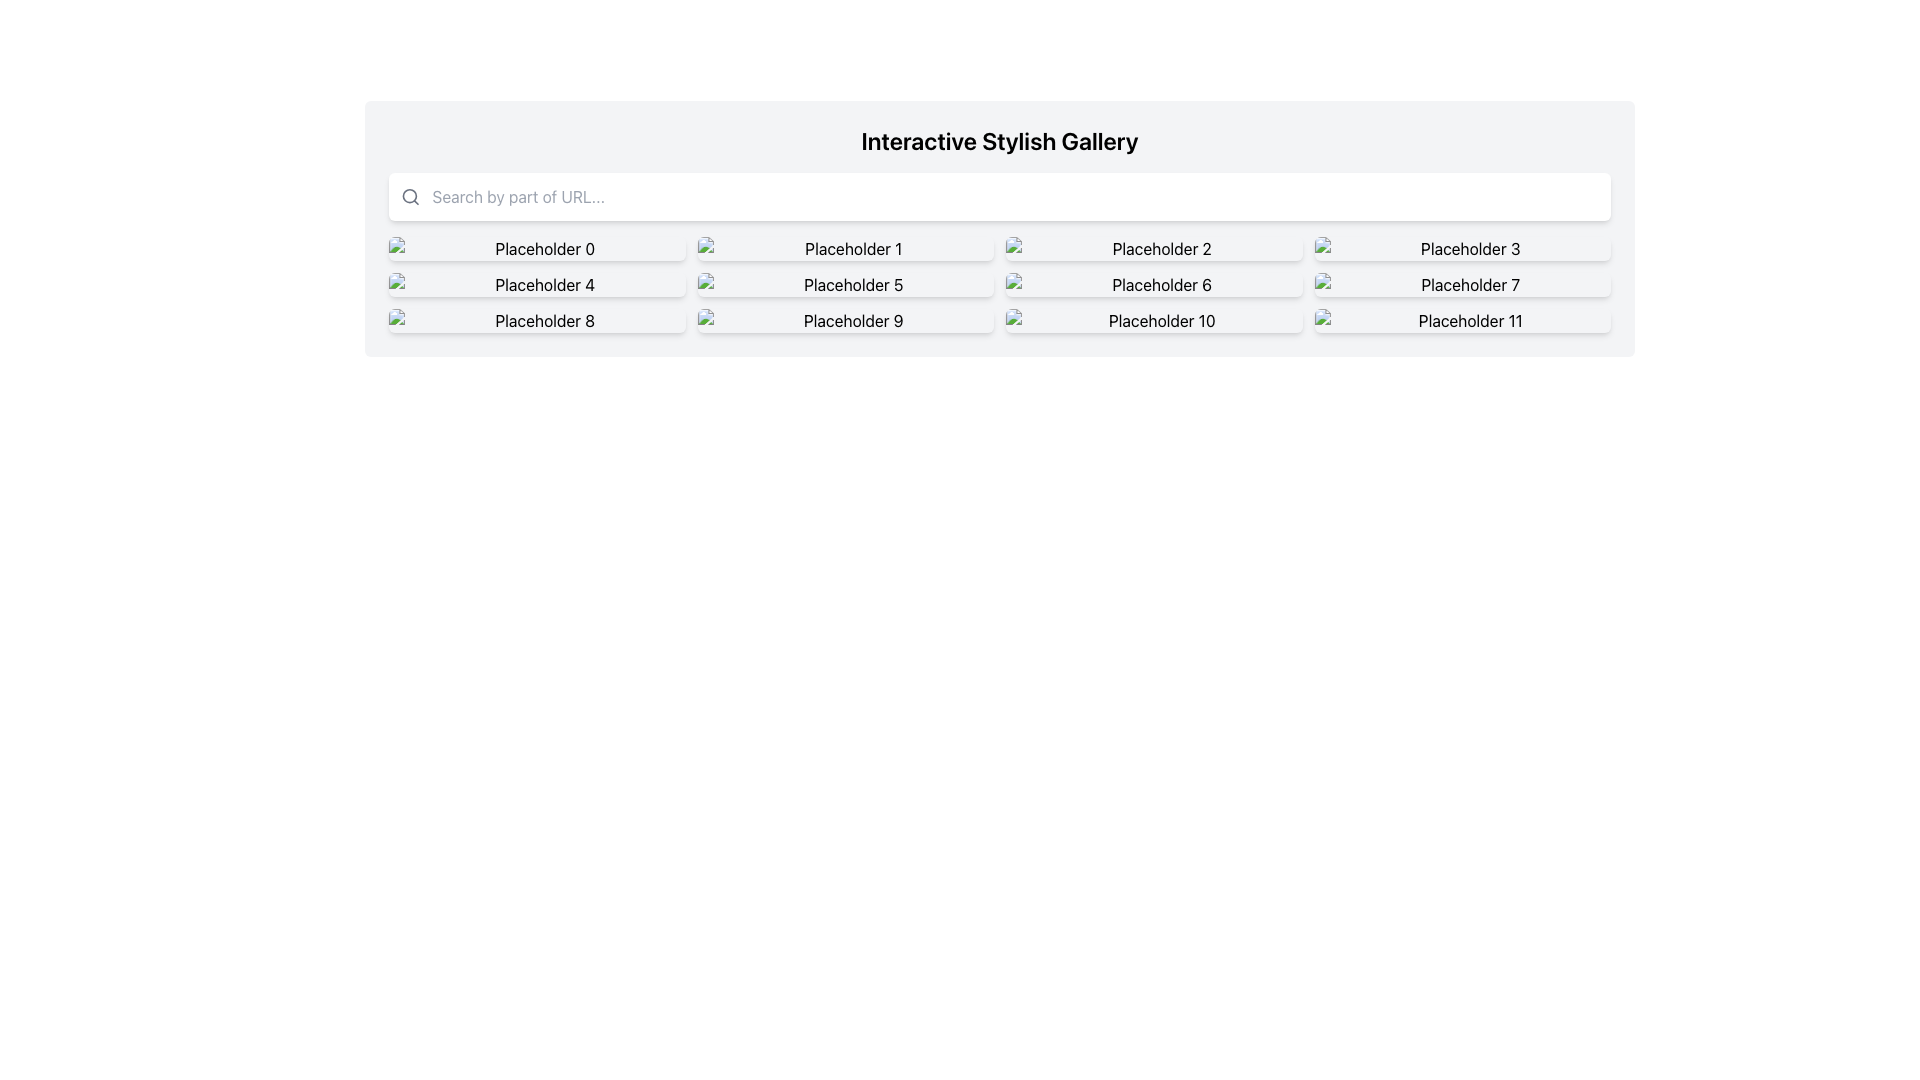 The height and width of the screenshot is (1080, 1920). I want to click on the selectable gallery item located in the bottom row, third cell of a four-column grid, so click(1154, 319).